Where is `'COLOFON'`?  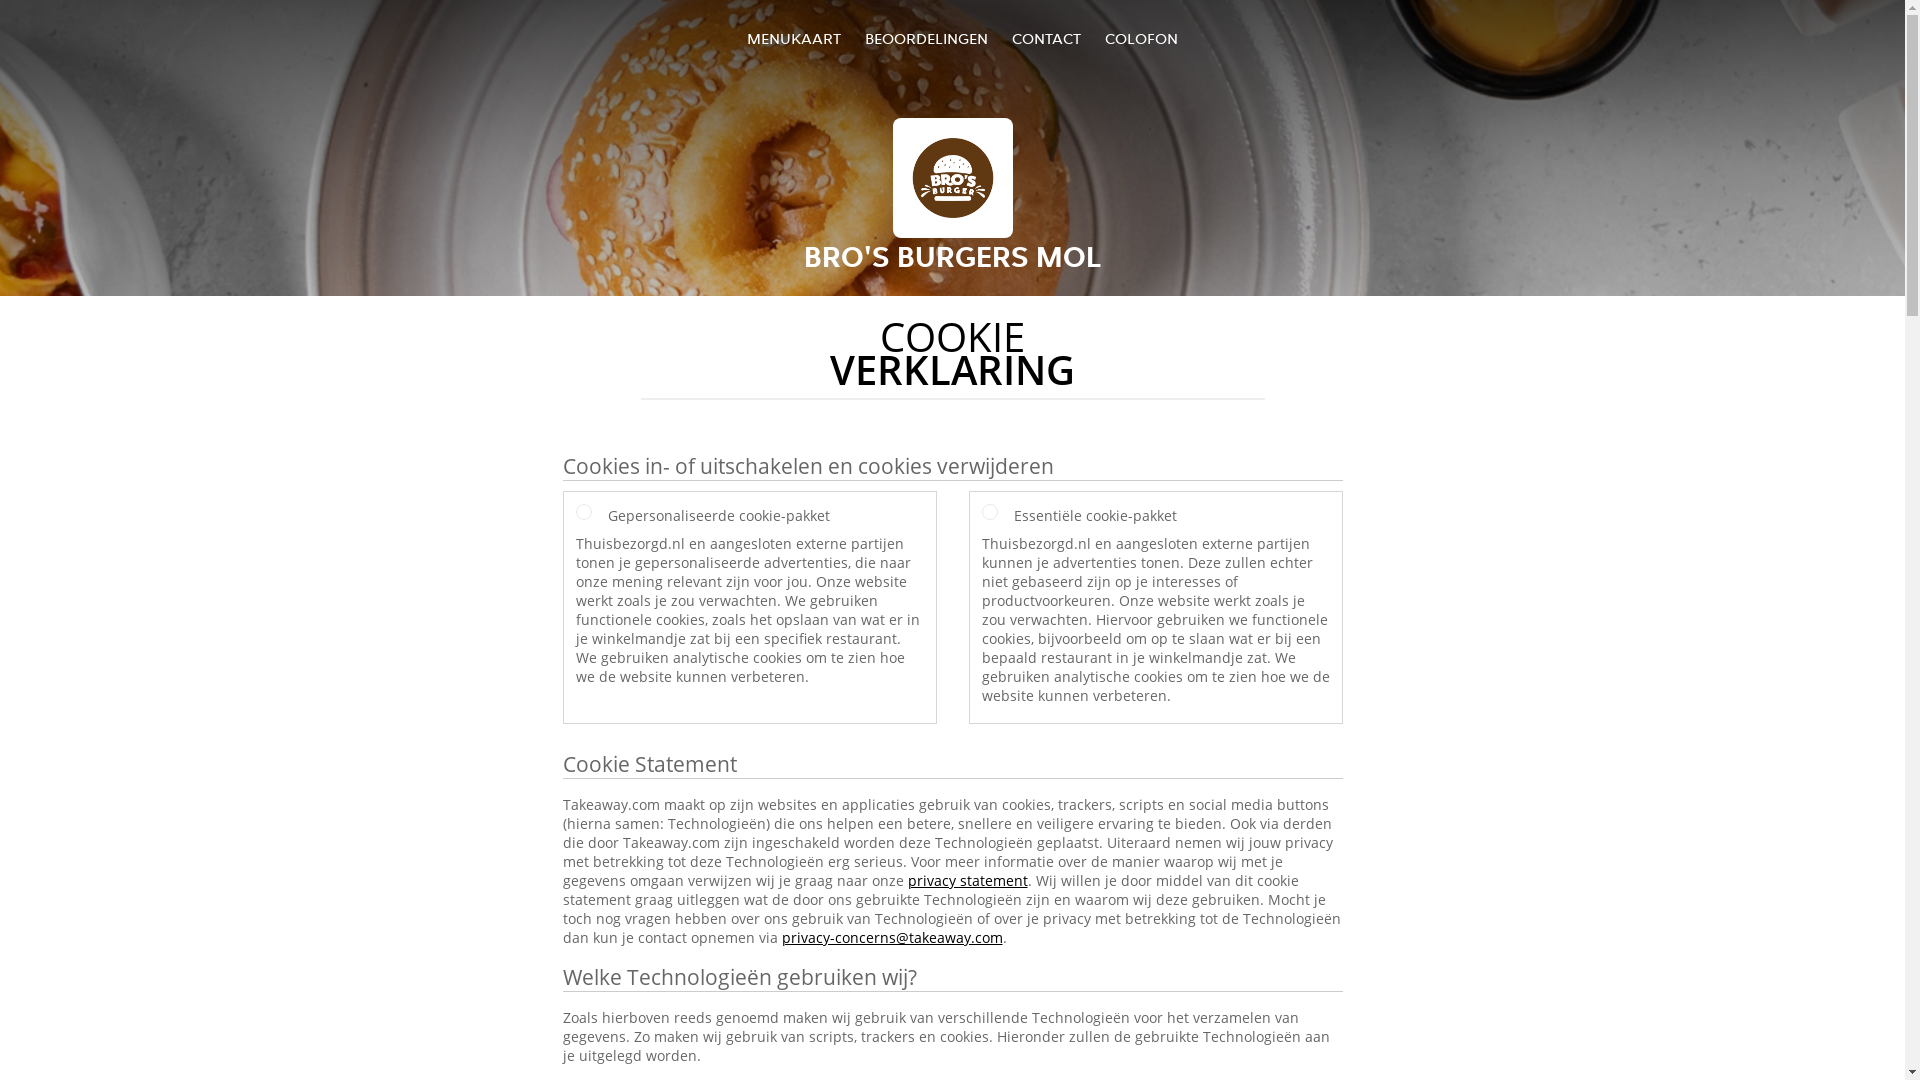 'COLOFON' is located at coordinates (1141, 38).